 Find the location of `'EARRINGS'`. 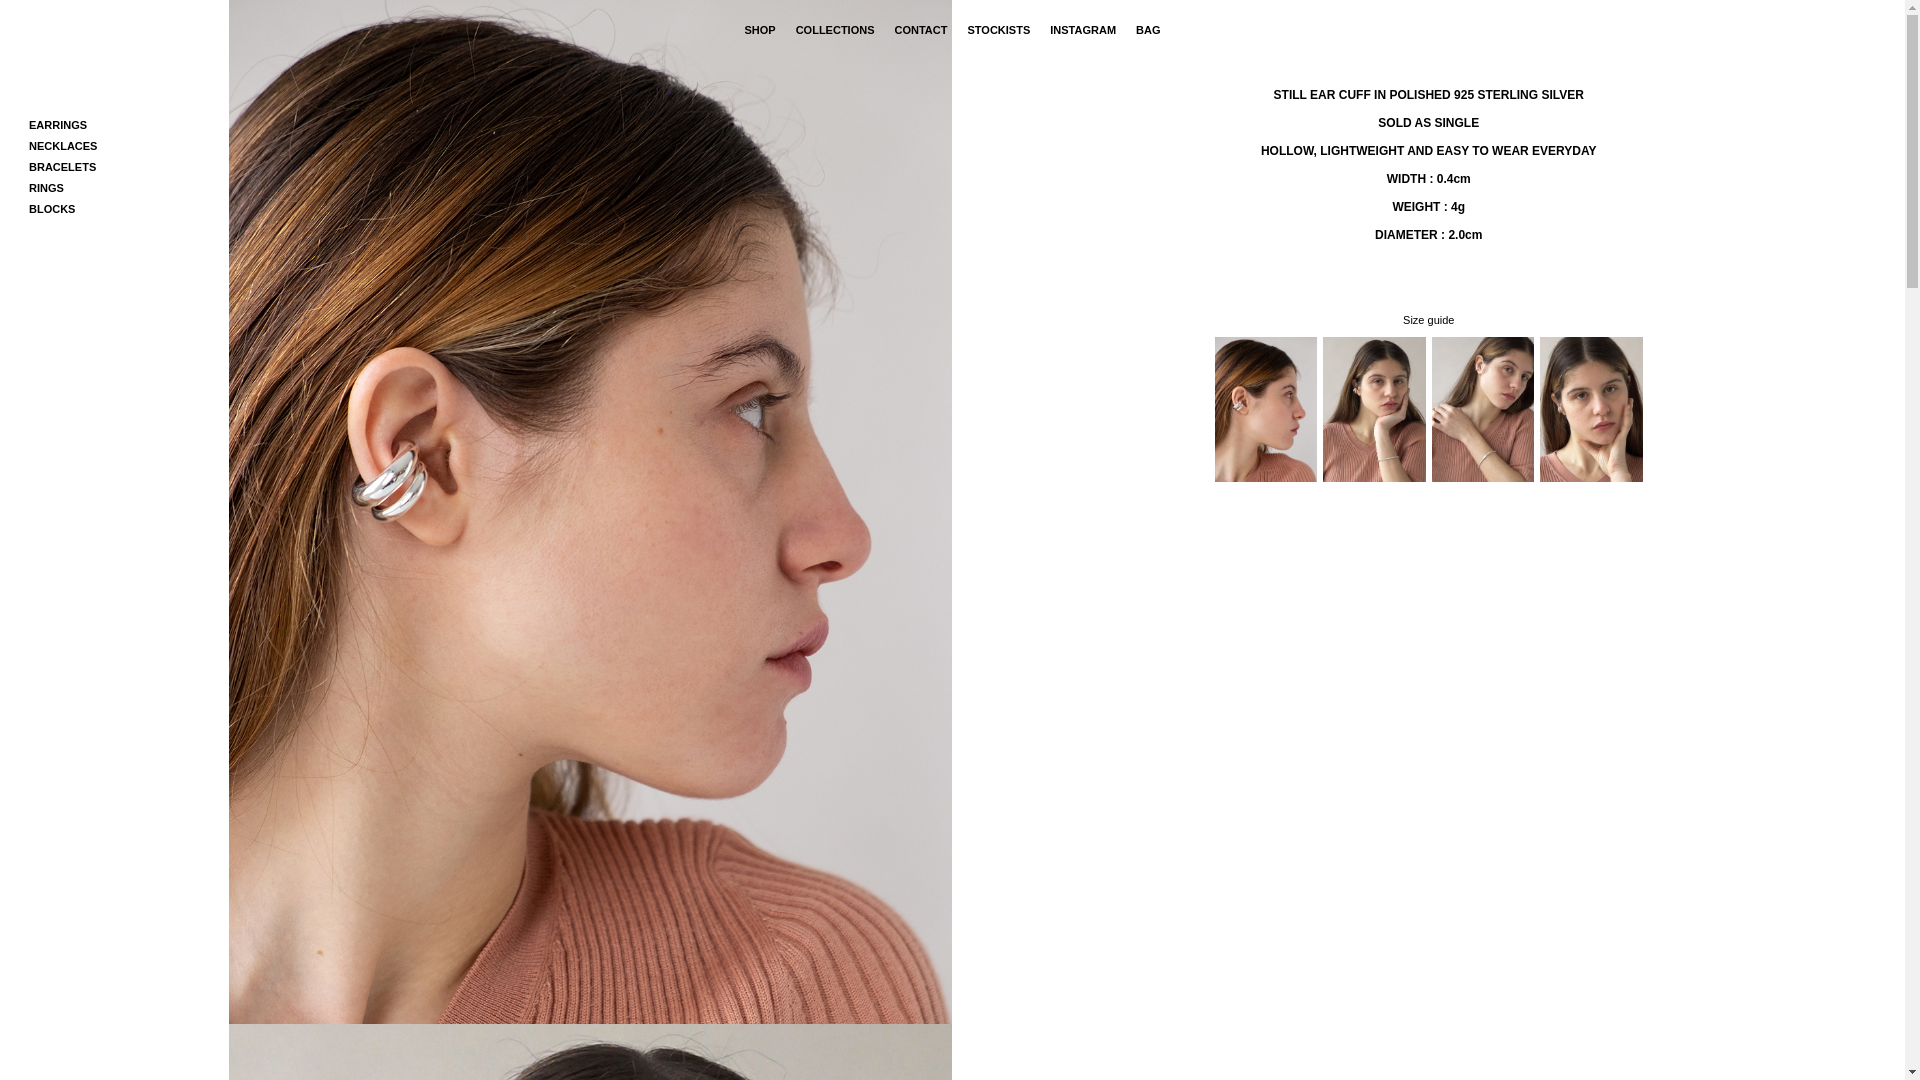

'EARRINGS' is located at coordinates (28, 124).